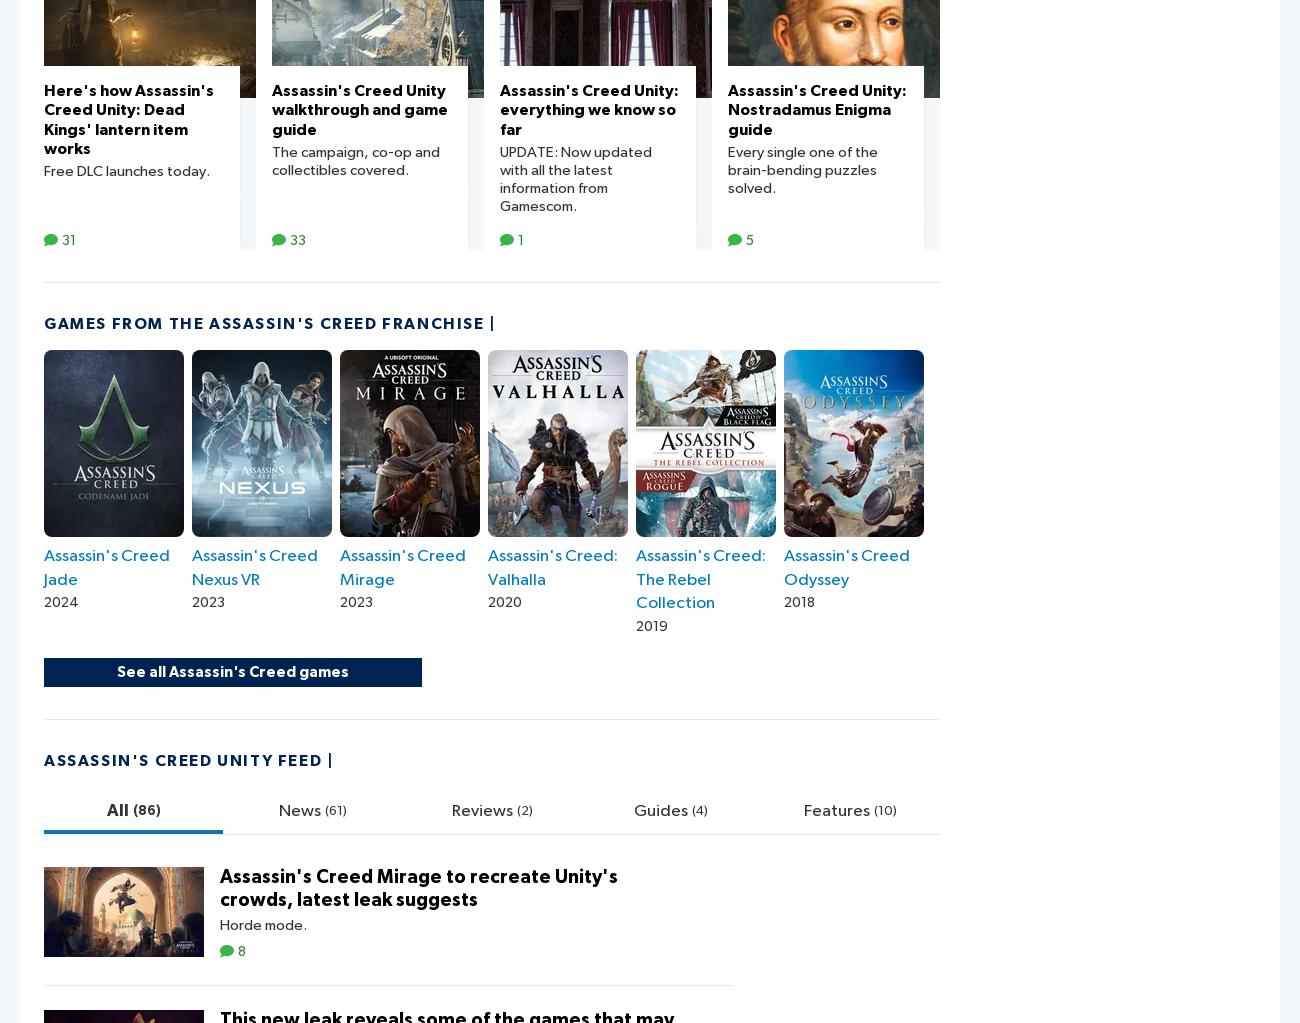  Describe the element at coordinates (749, 239) in the screenshot. I see `'5'` at that location.